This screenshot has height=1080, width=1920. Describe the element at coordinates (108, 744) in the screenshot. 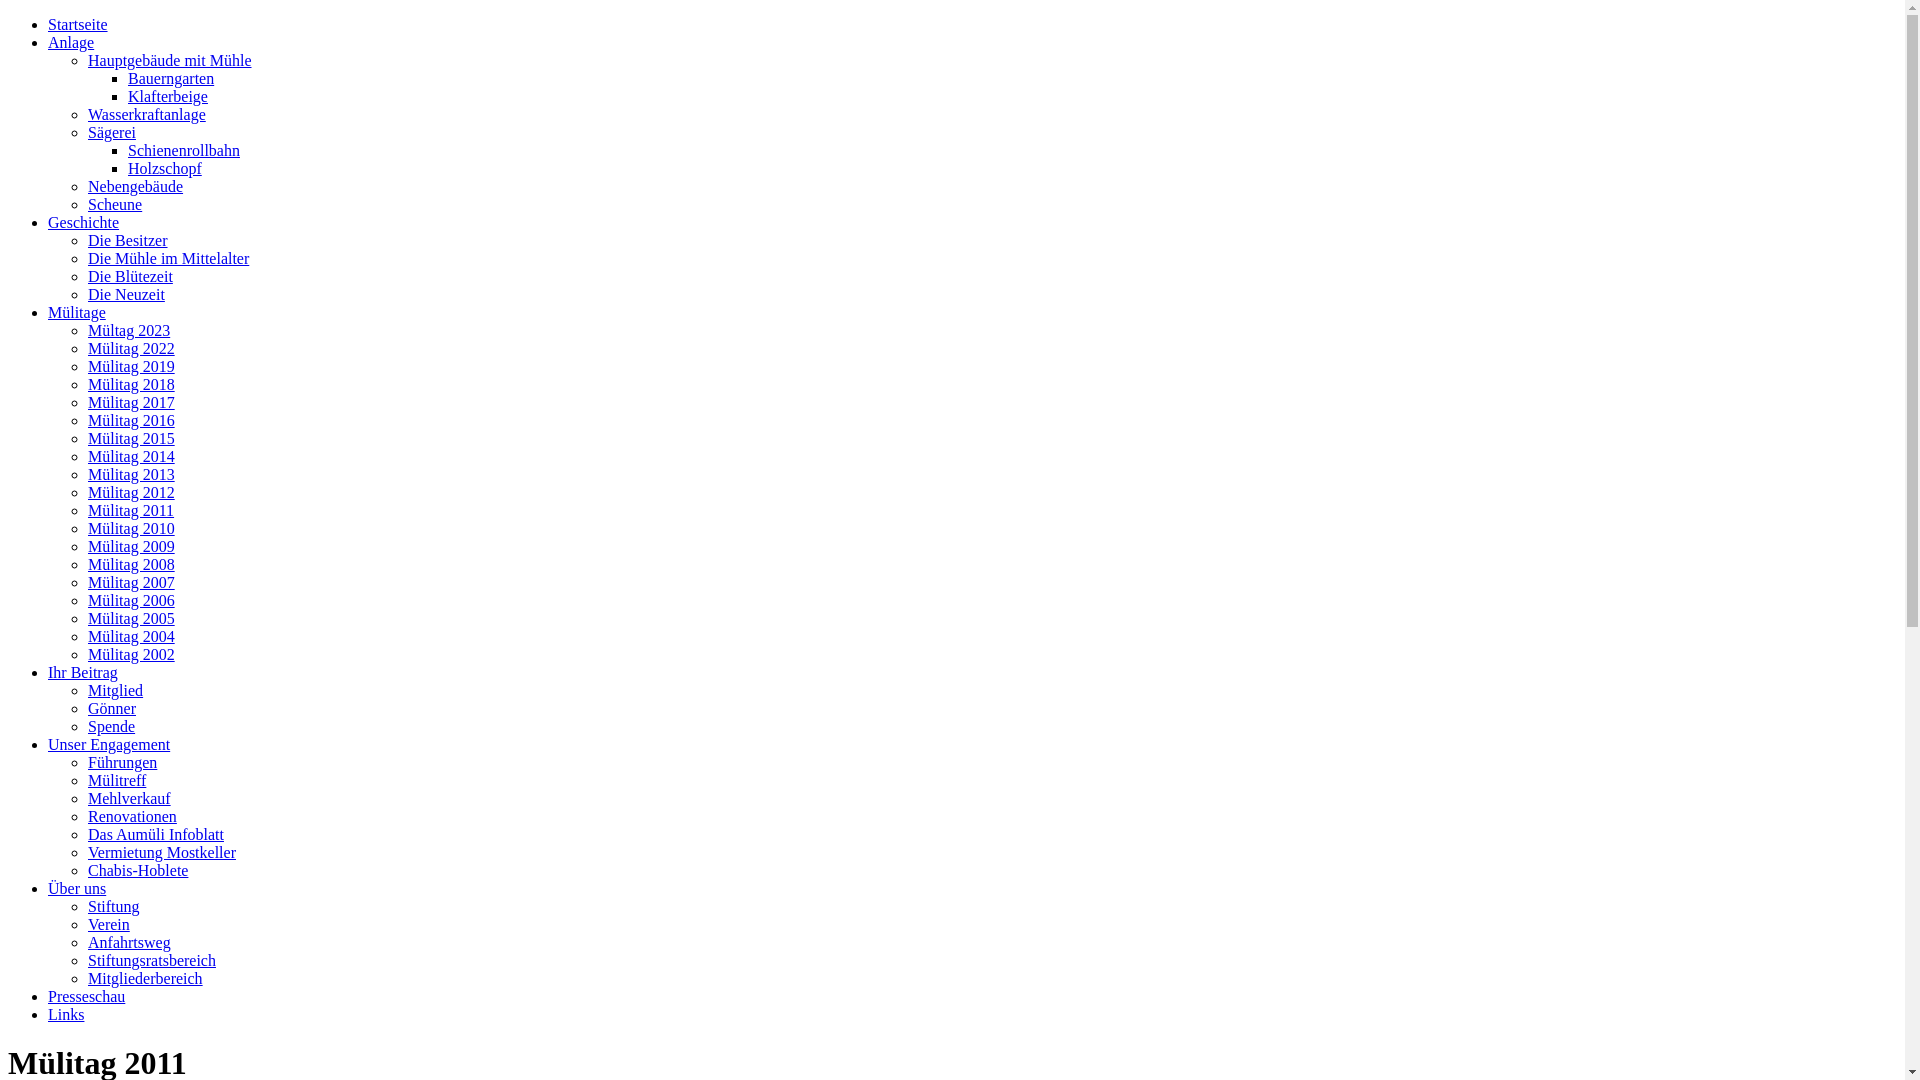

I see `'Unser Engagement'` at that location.